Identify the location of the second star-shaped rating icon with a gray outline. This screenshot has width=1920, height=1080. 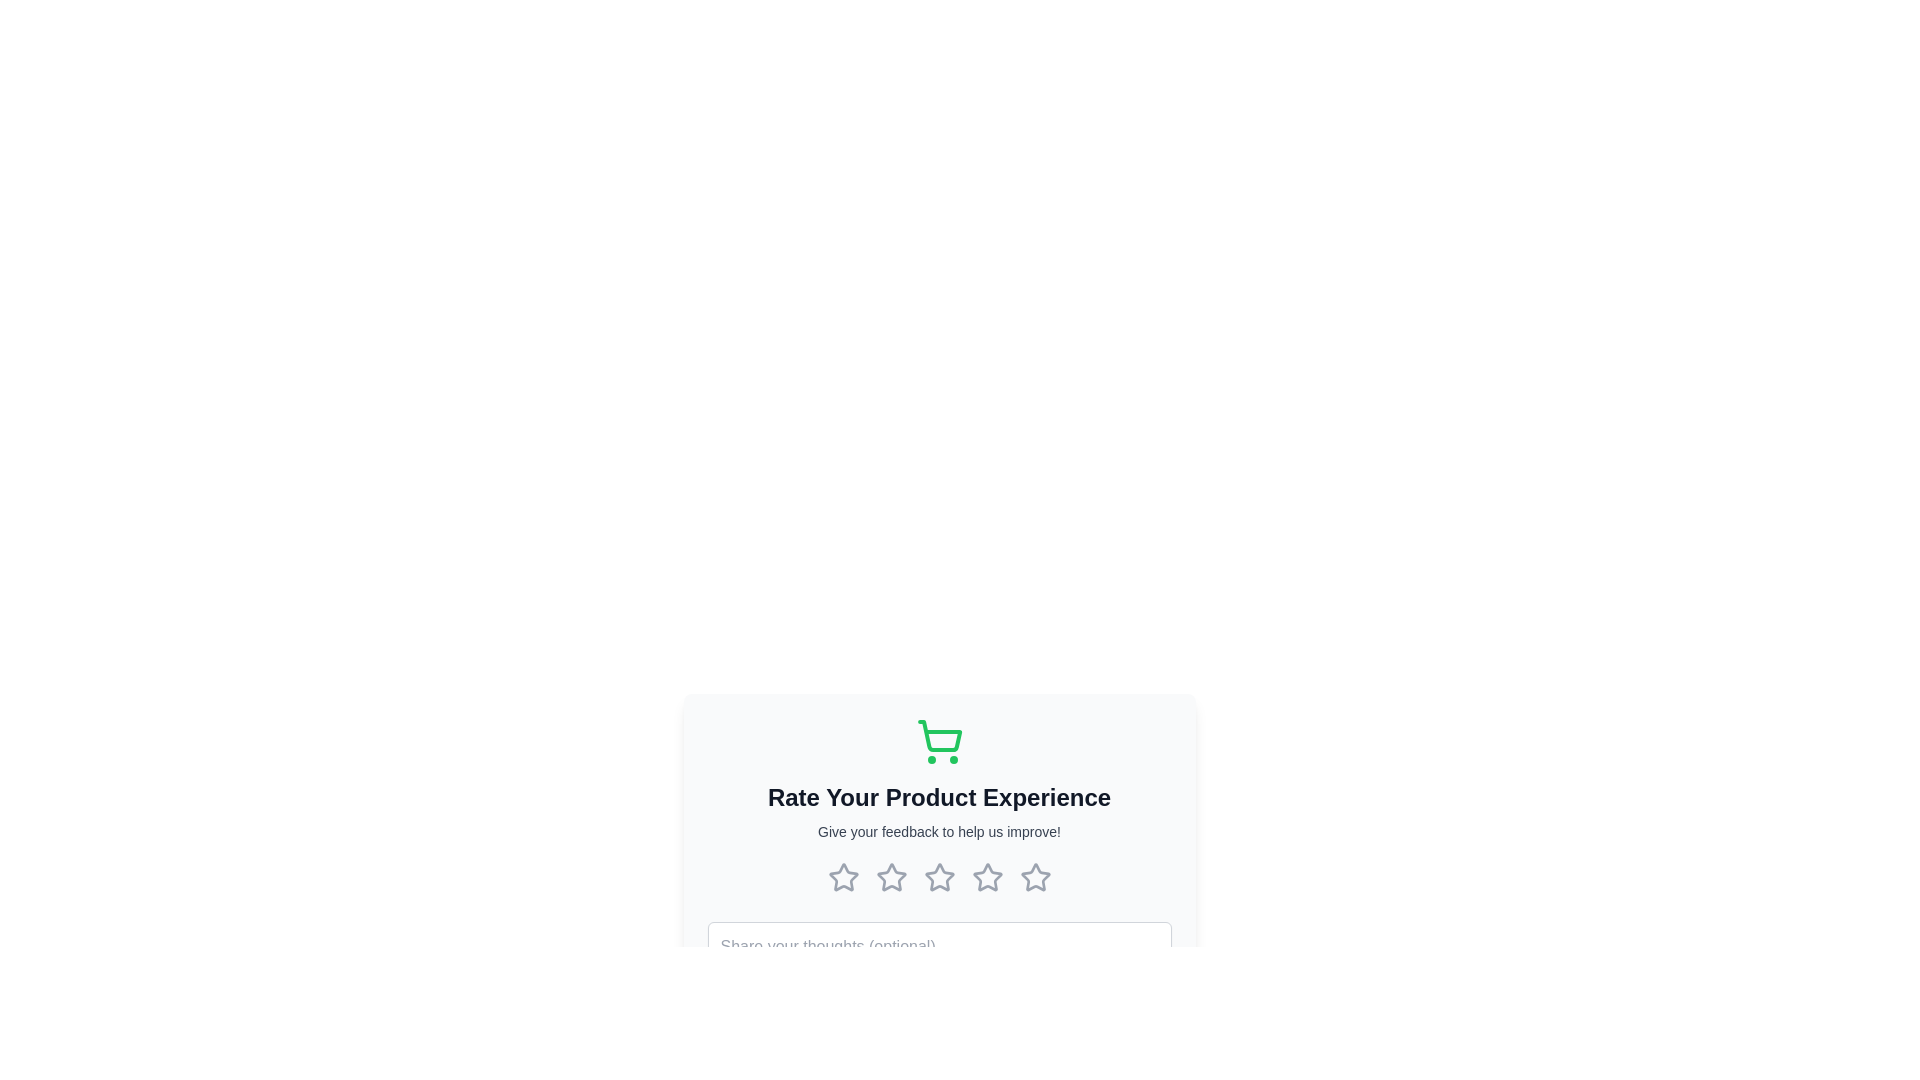
(938, 877).